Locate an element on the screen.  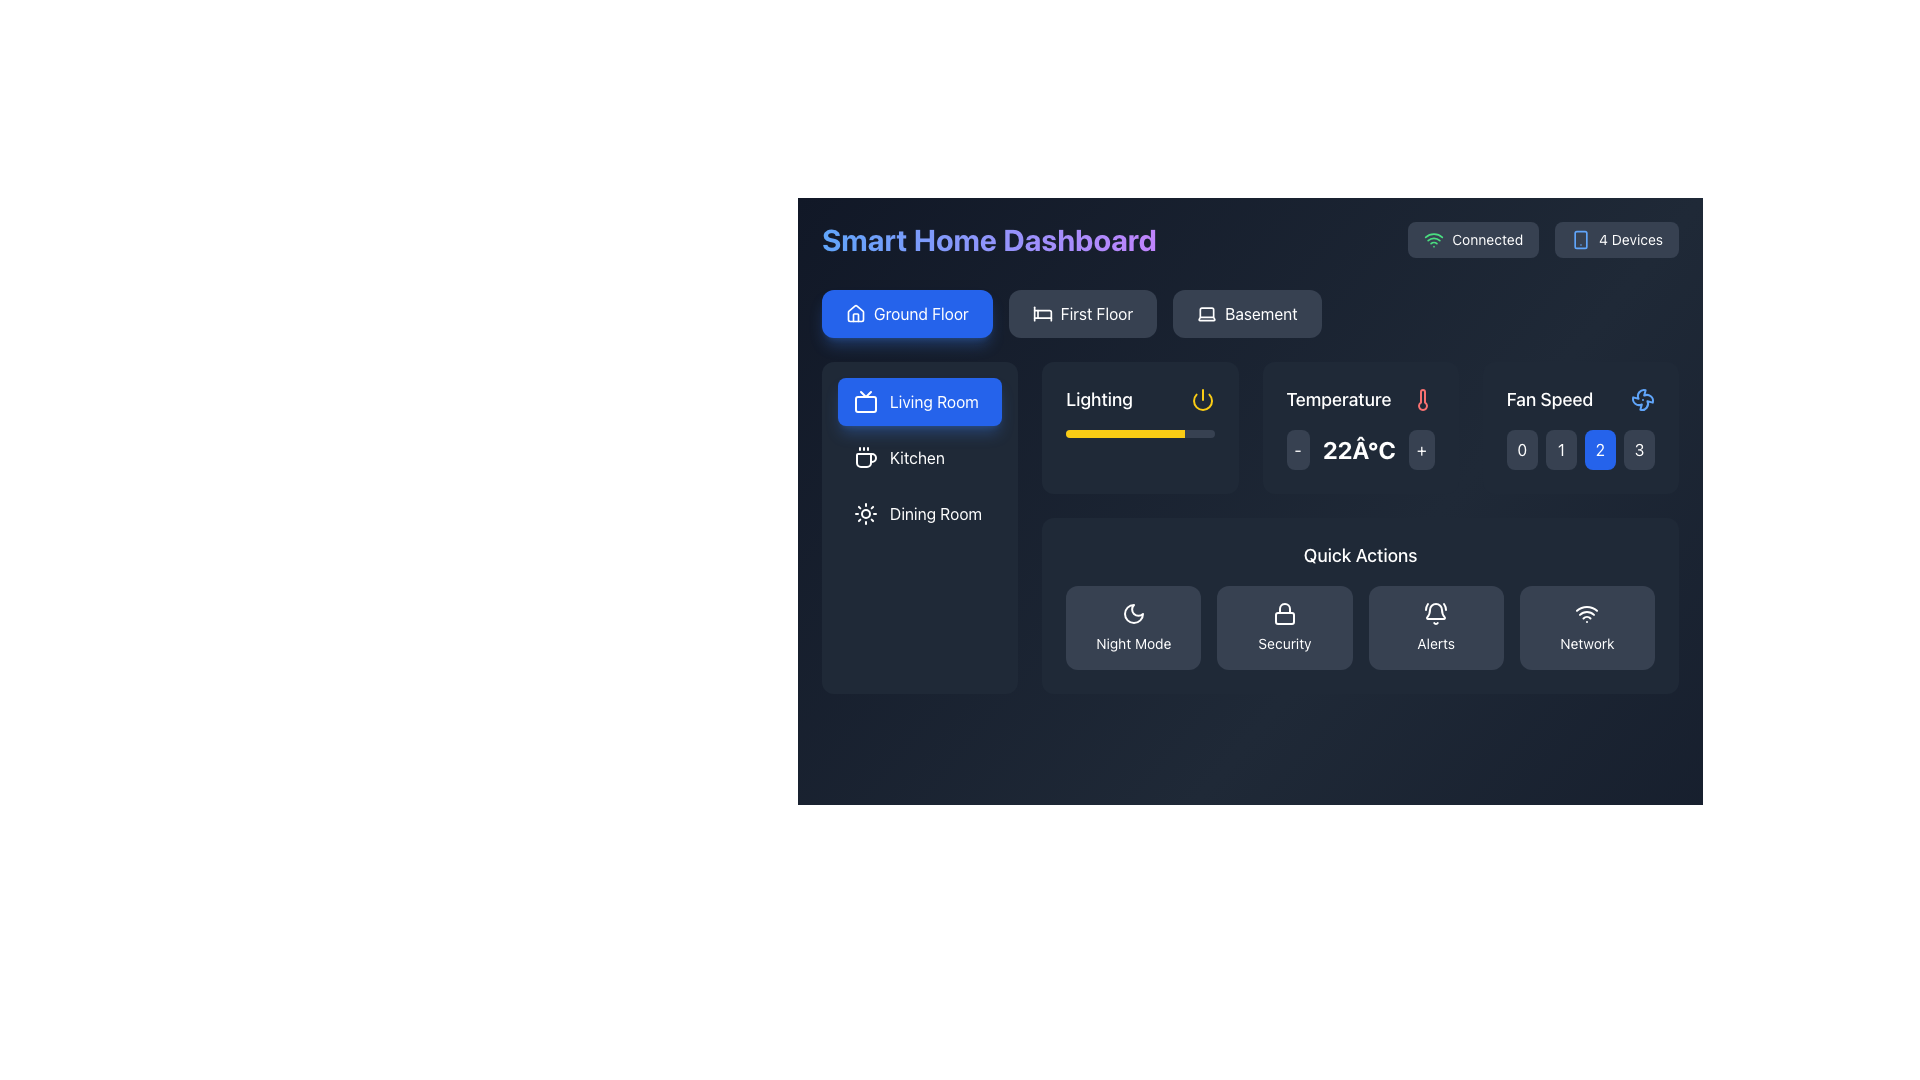
the 'Security' button, which is a dark gray rectangular button with a white lock icon and the label 'Security' below it is located at coordinates (1285, 627).